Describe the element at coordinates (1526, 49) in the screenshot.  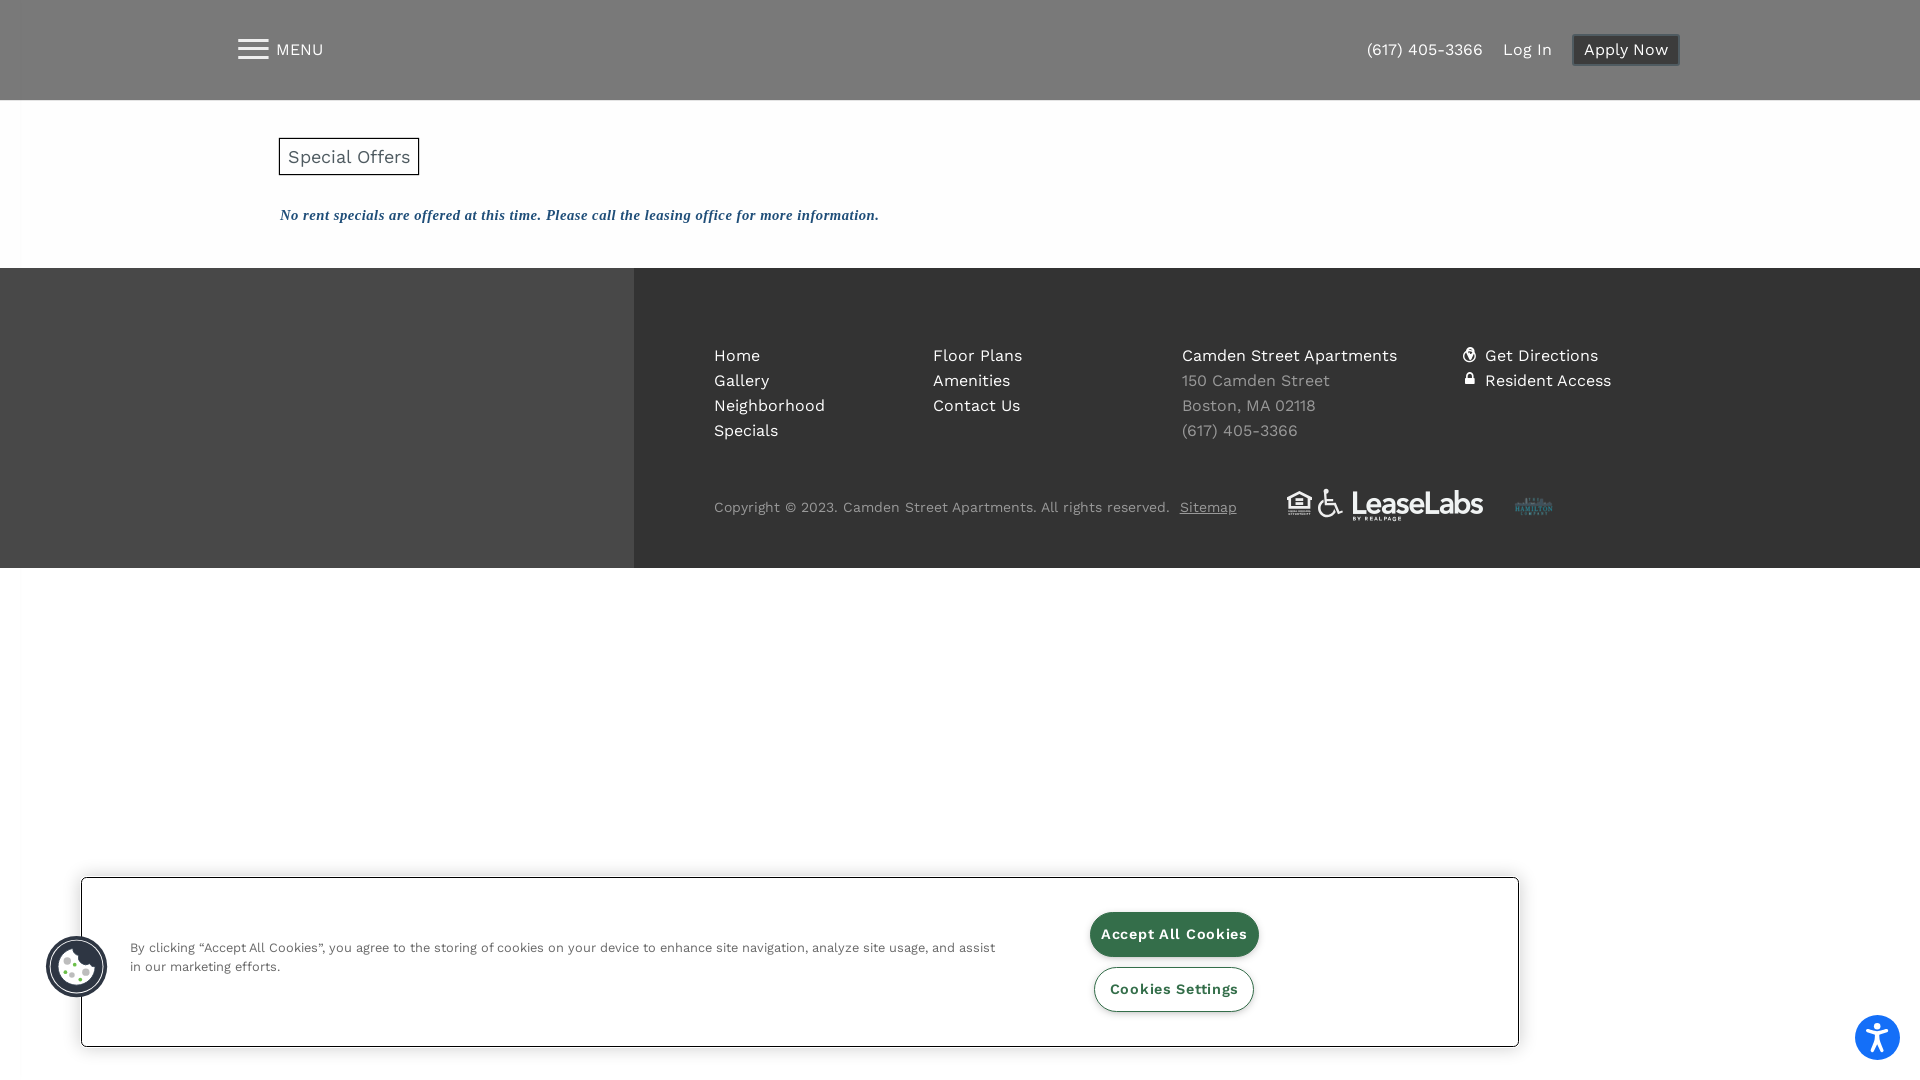
I see `'Log In'` at that location.